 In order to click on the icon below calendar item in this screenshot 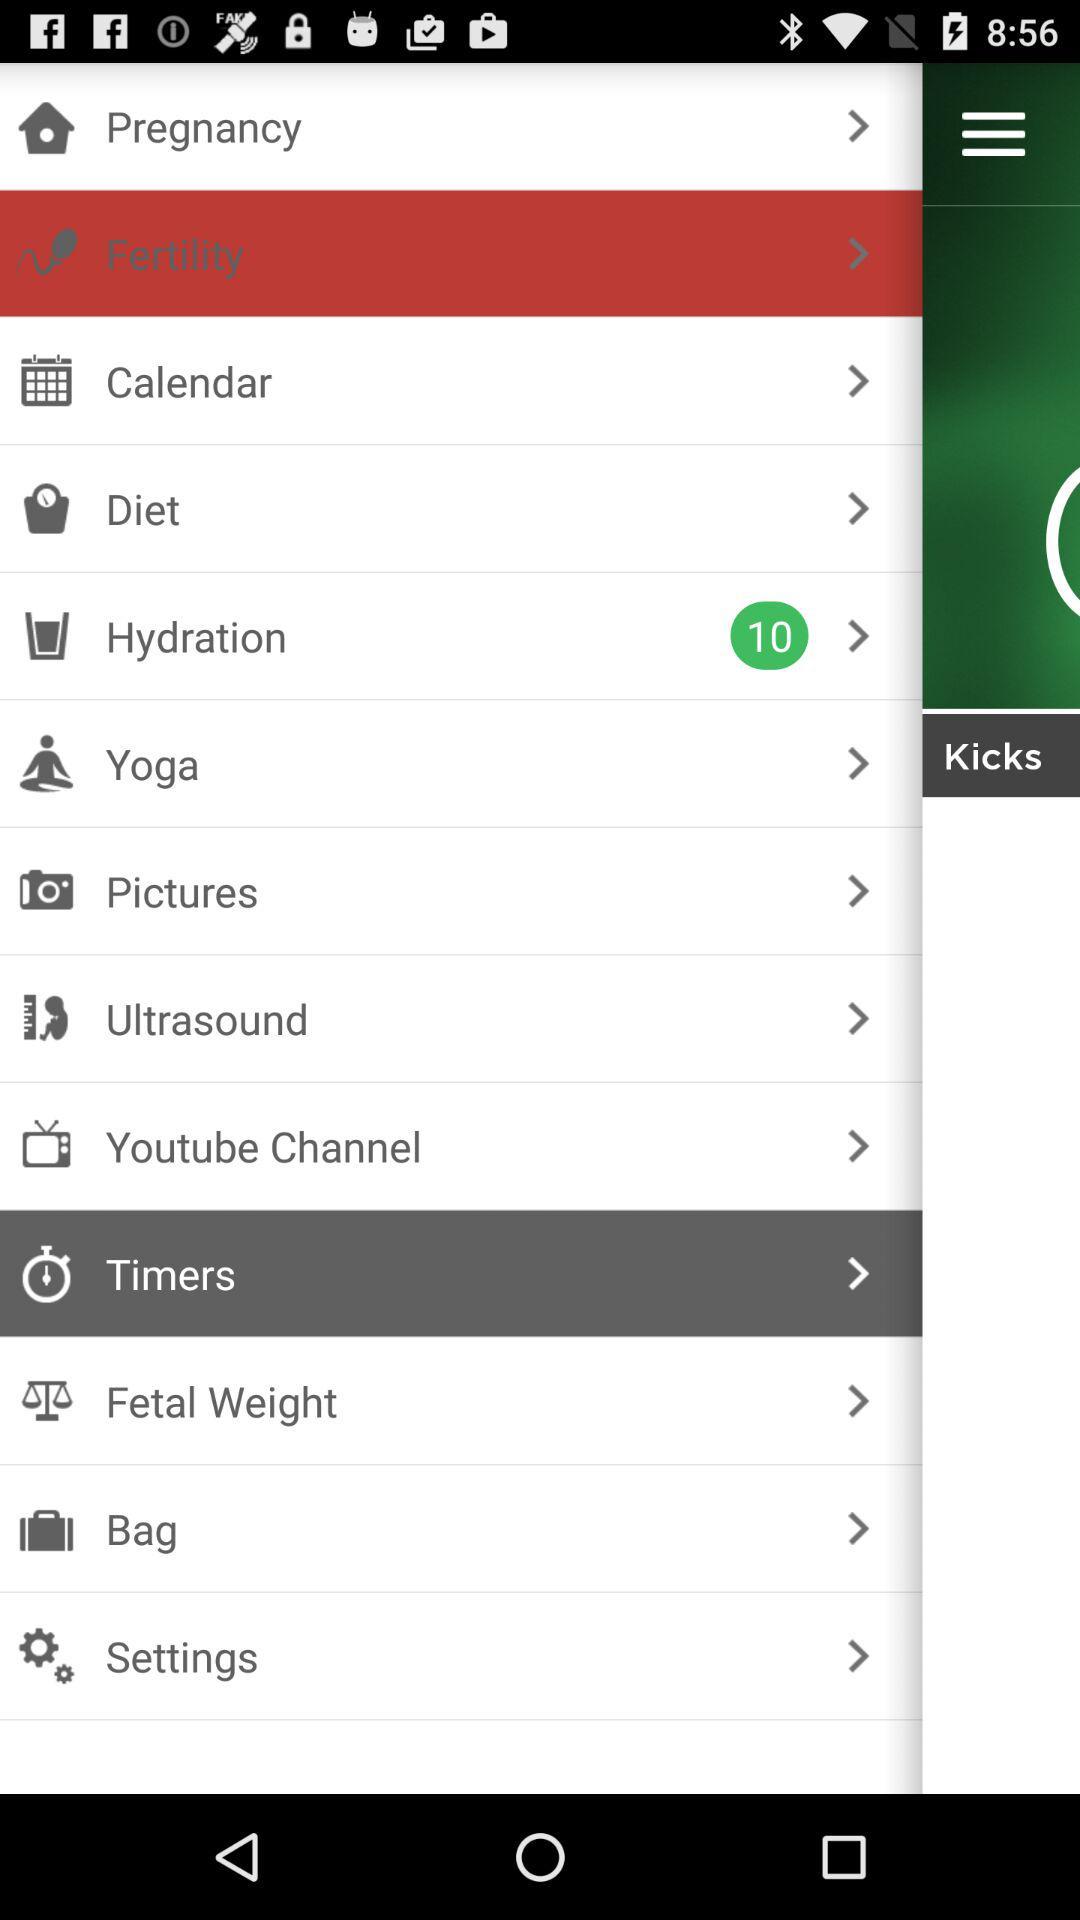, I will do `click(457, 508)`.